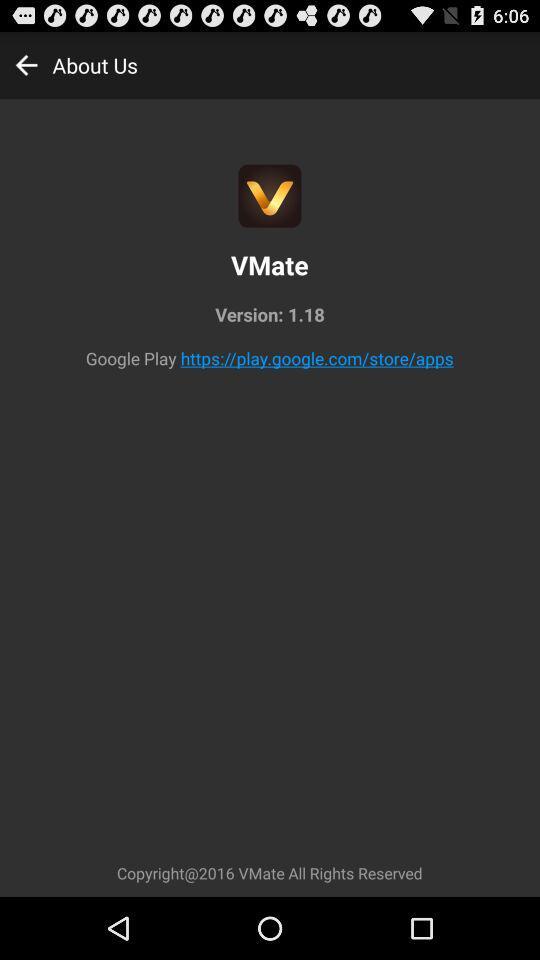  Describe the element at coordinates (25, 64) in the screenshot. I see `the icon to the left of about us icon` at that location.